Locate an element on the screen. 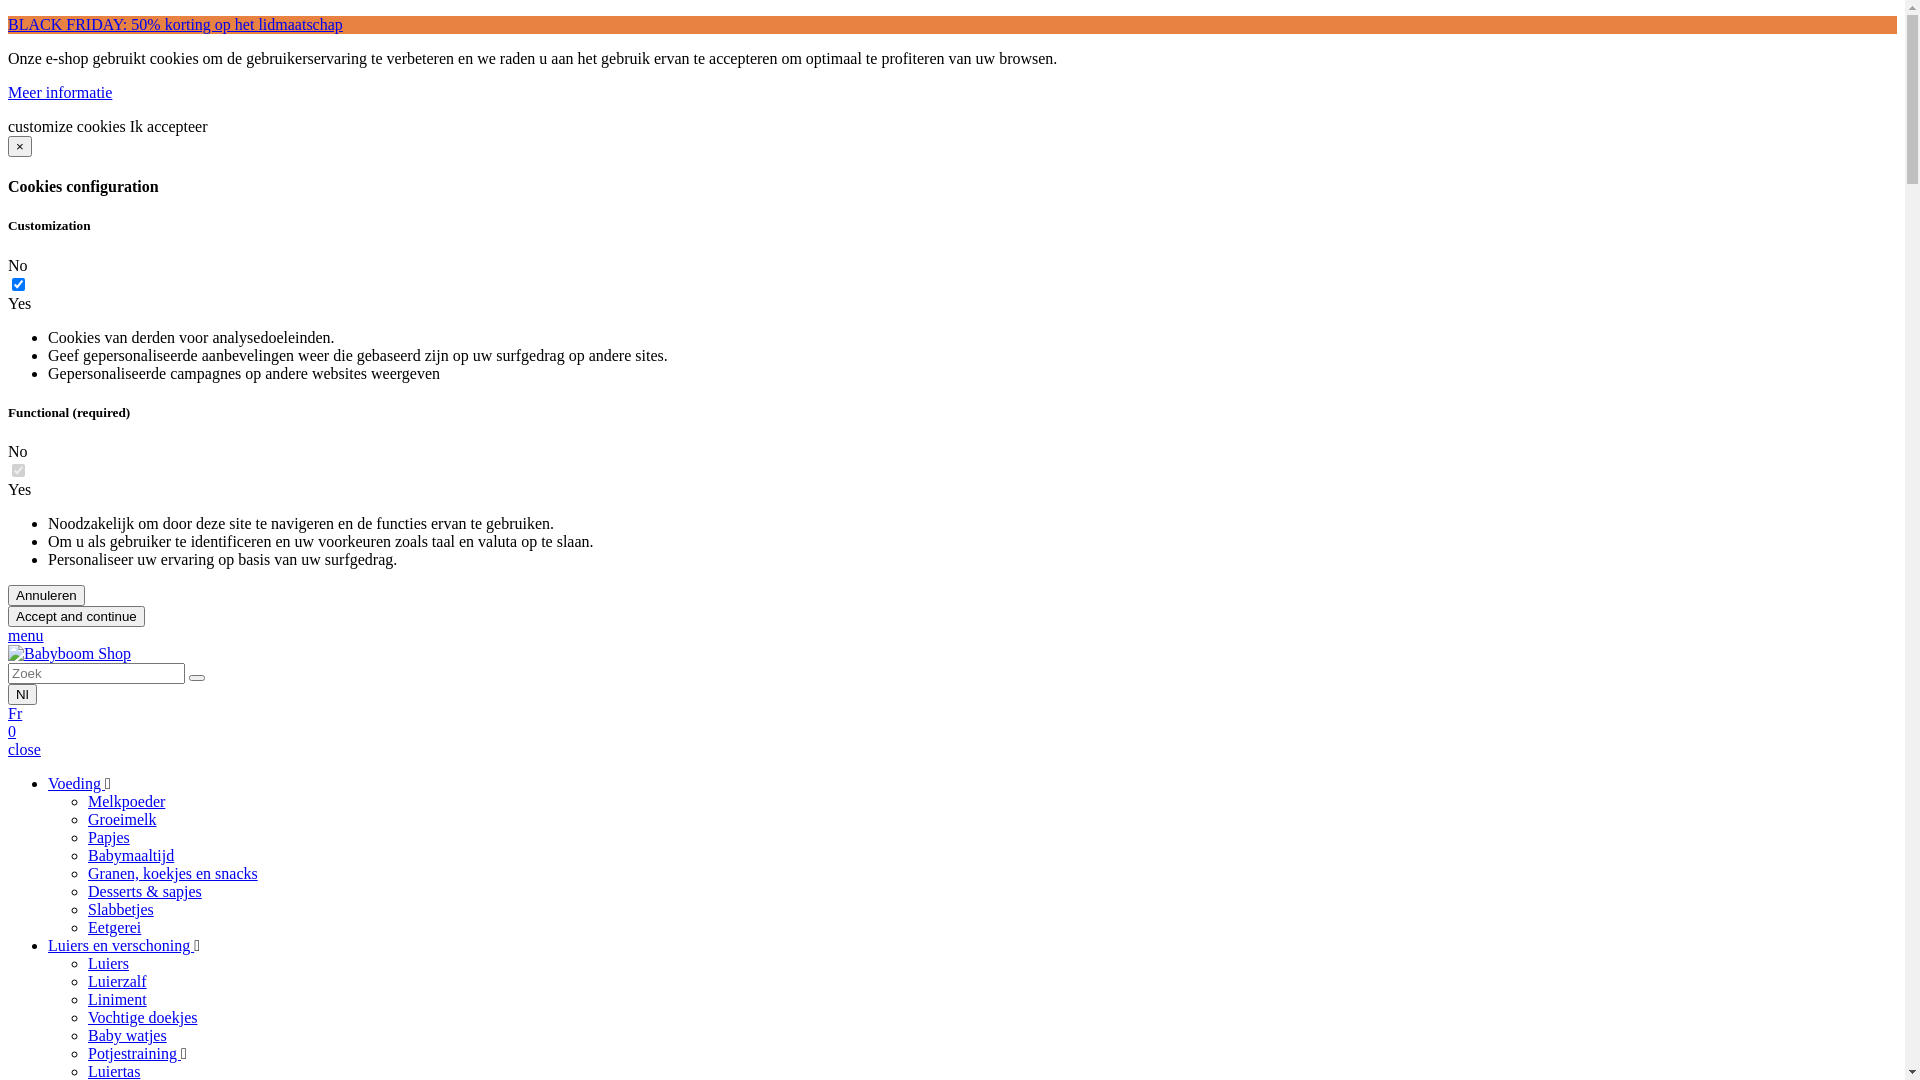  'menu' is located at coordinates (25, 635).